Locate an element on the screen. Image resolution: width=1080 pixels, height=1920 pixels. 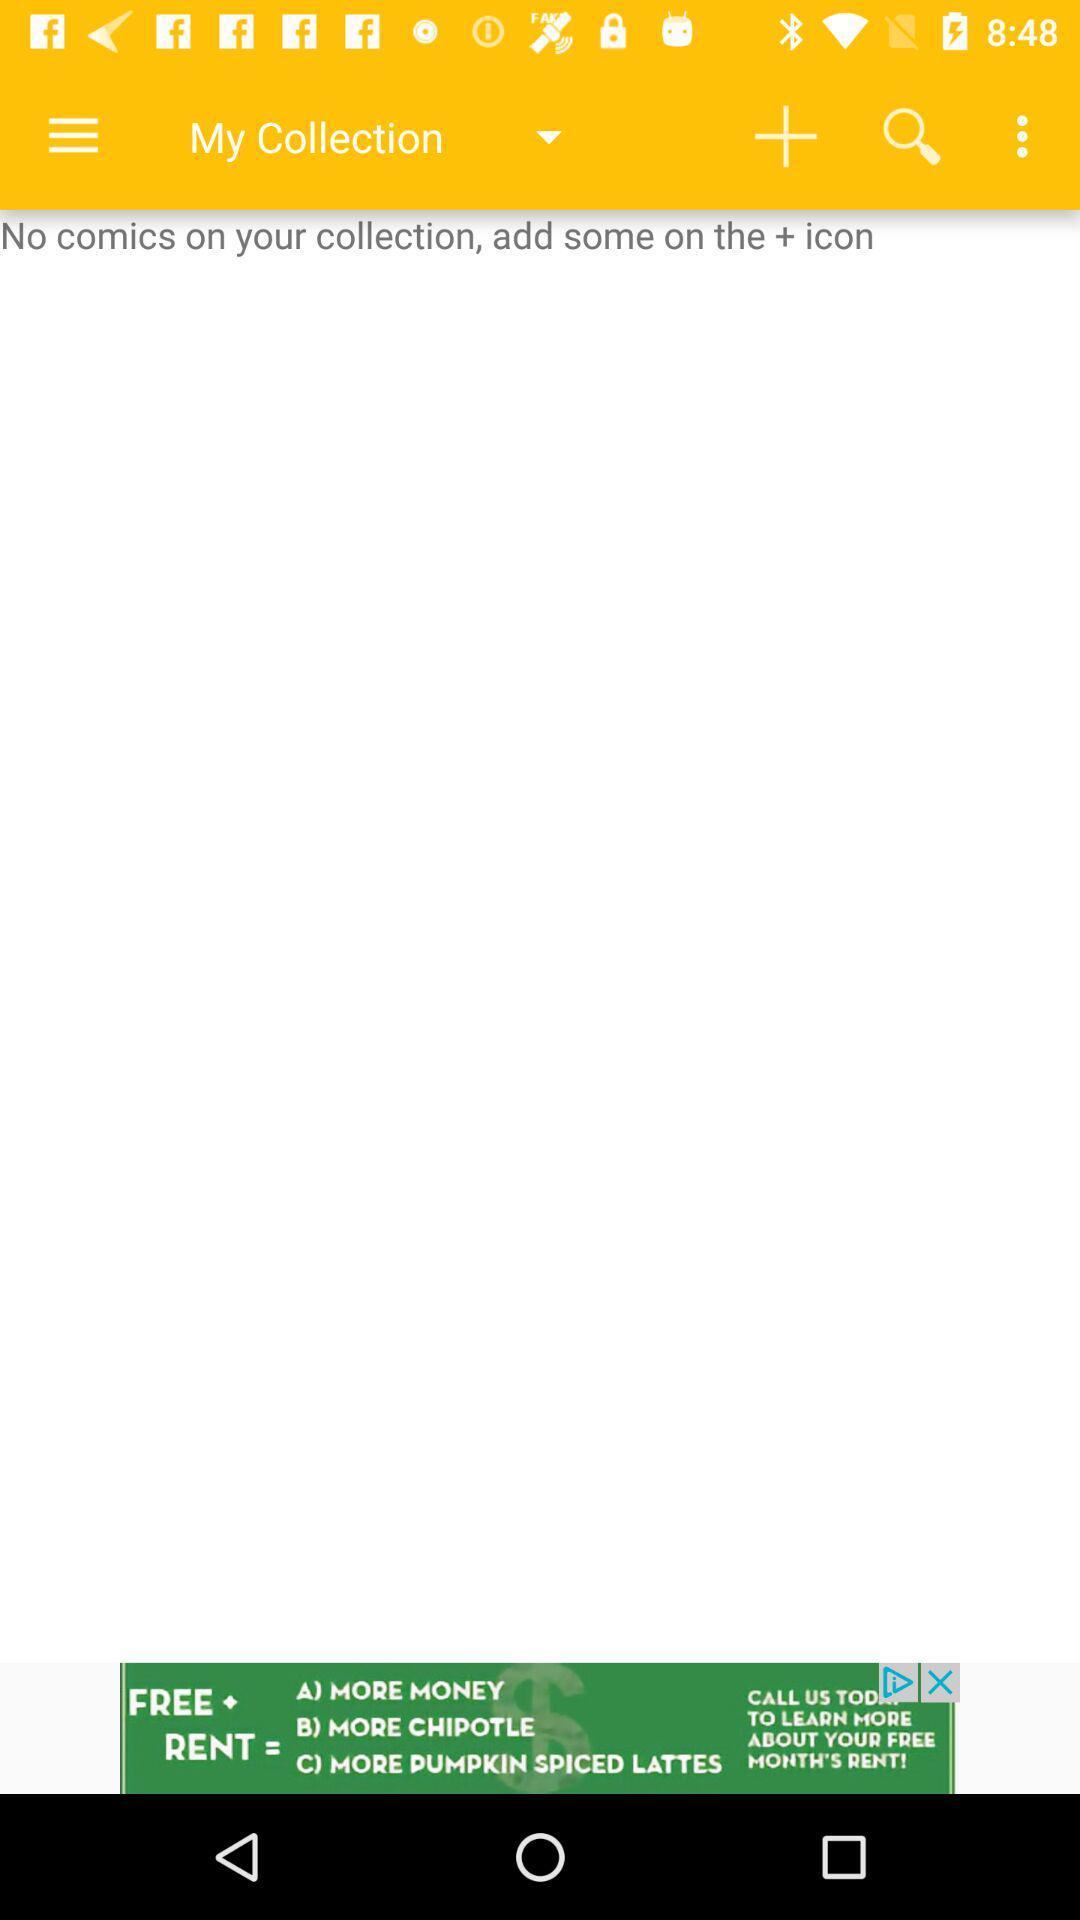
advertisement banner is located at coordinates (540, 1727).